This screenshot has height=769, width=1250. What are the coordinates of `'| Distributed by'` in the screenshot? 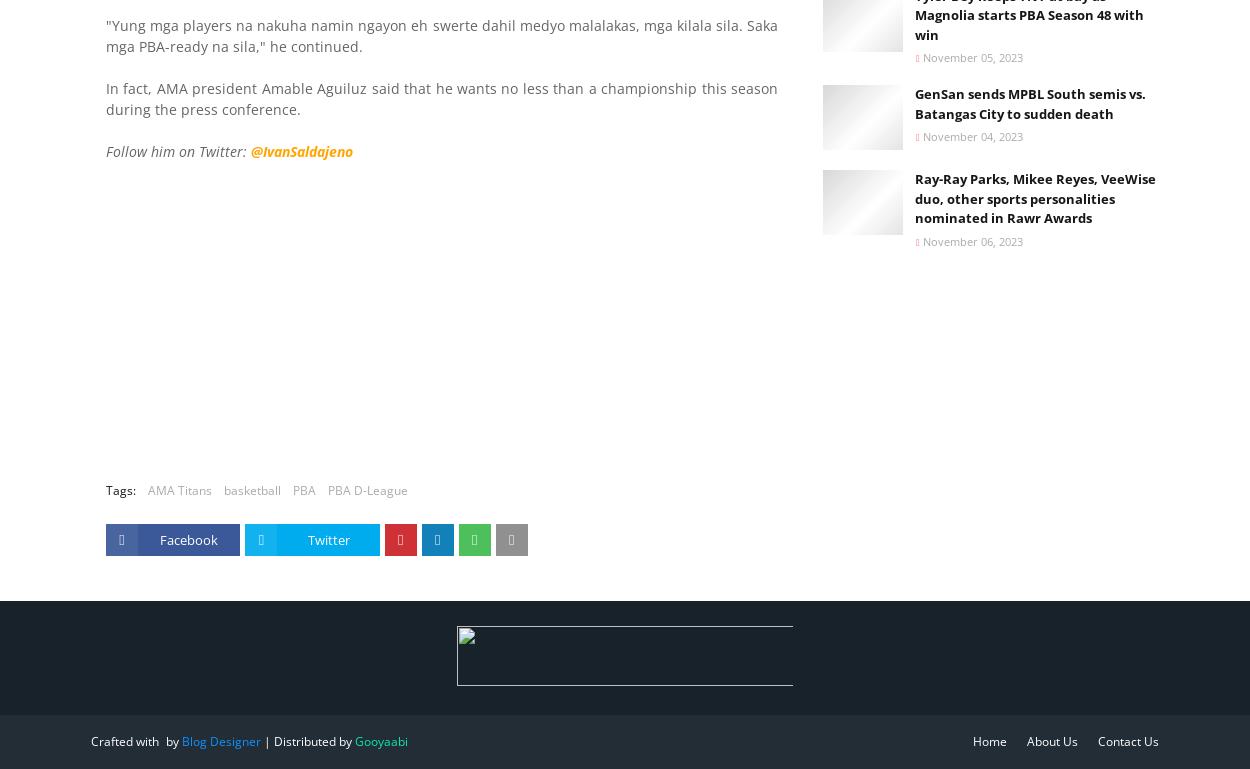 It's located at (308, 740).